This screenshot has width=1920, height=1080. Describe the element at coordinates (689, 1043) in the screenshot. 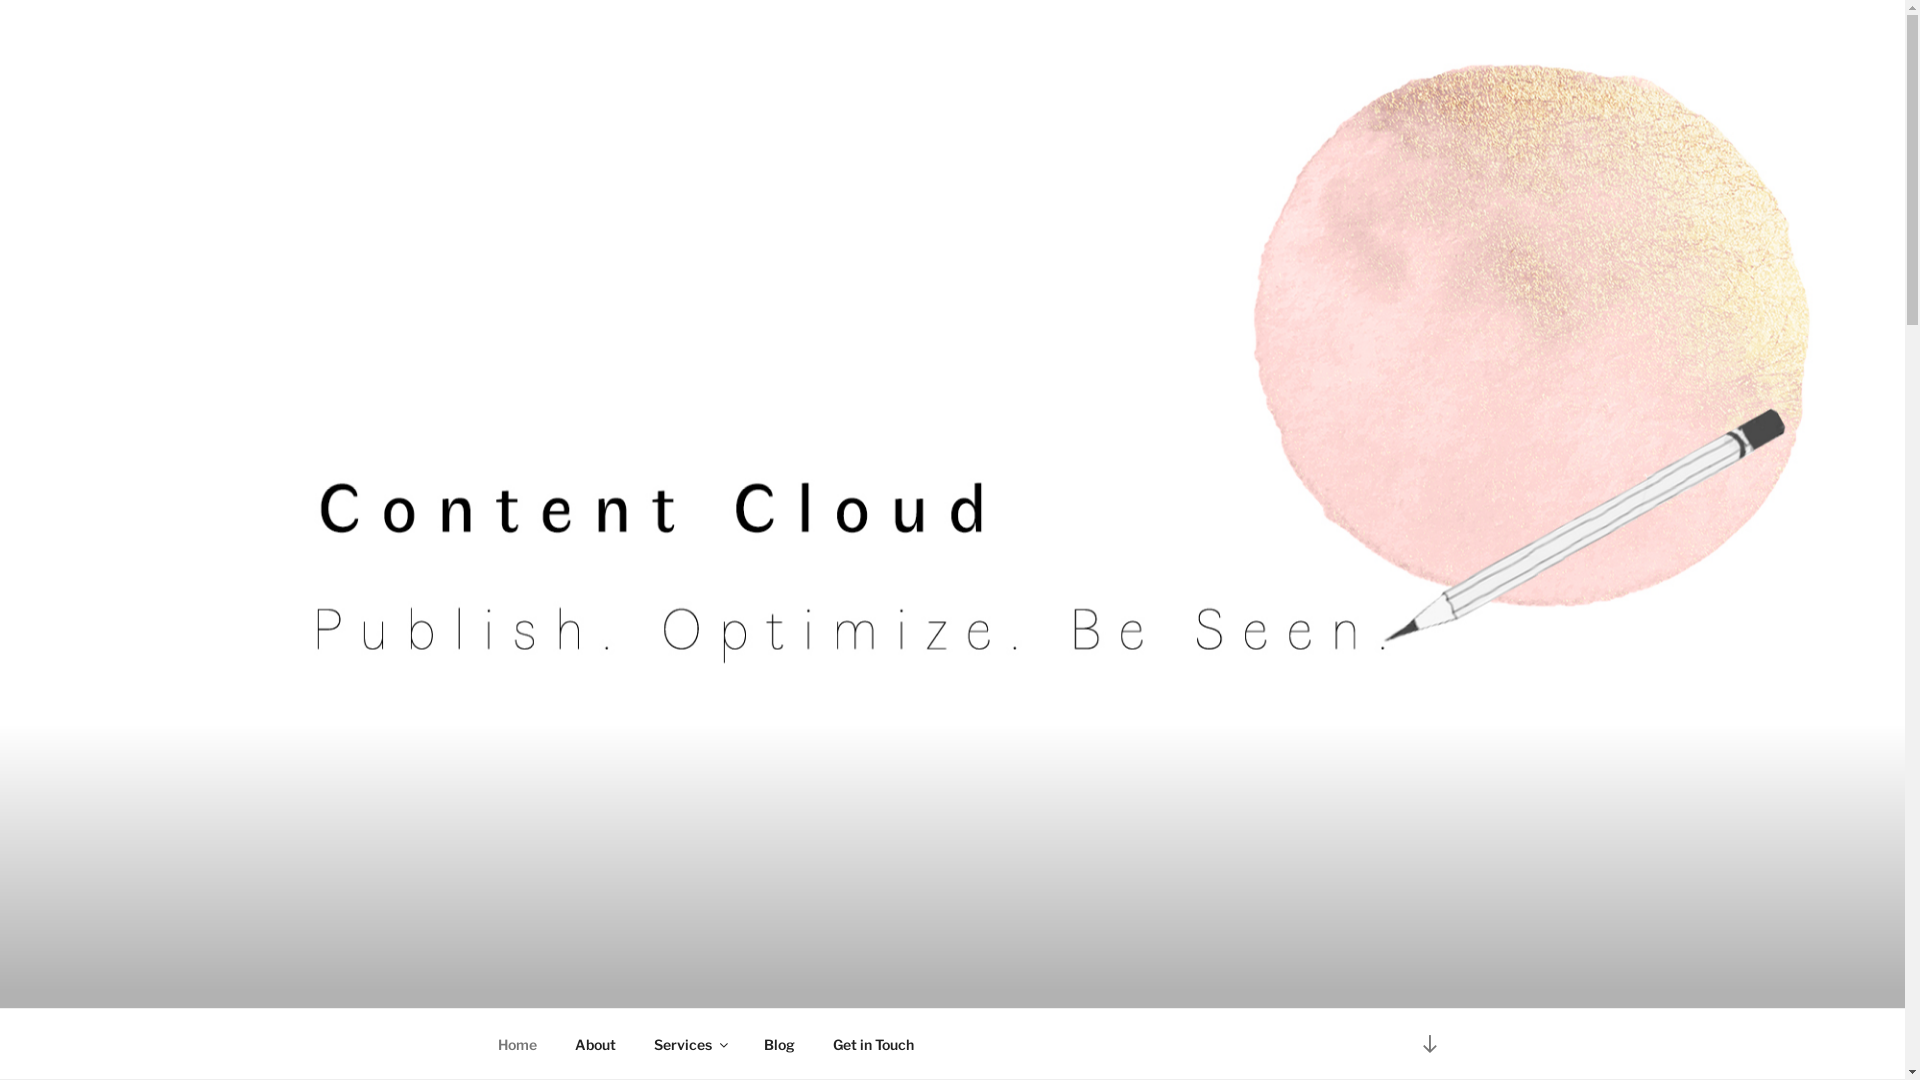

I see `'Services'` at that location.